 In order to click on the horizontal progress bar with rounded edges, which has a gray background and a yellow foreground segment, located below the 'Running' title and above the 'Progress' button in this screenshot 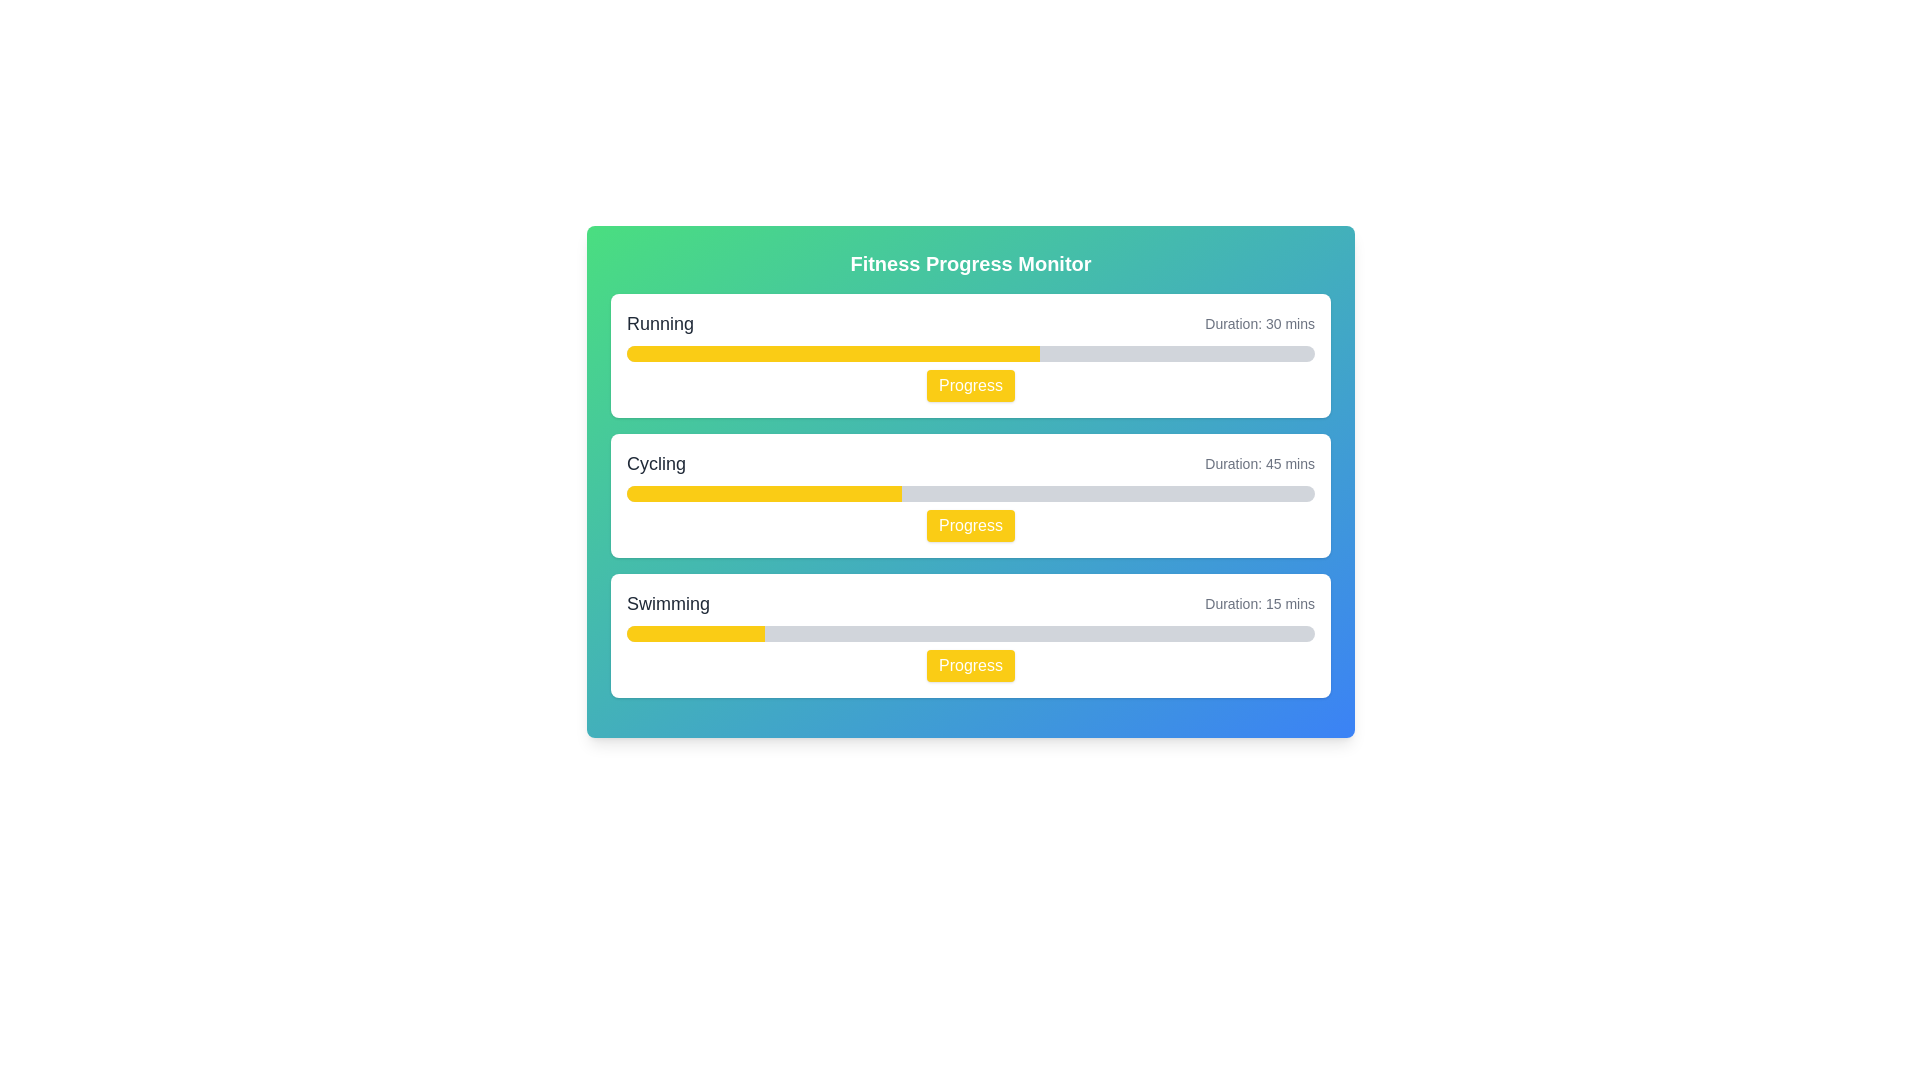, I will do `click(970, 353)`.